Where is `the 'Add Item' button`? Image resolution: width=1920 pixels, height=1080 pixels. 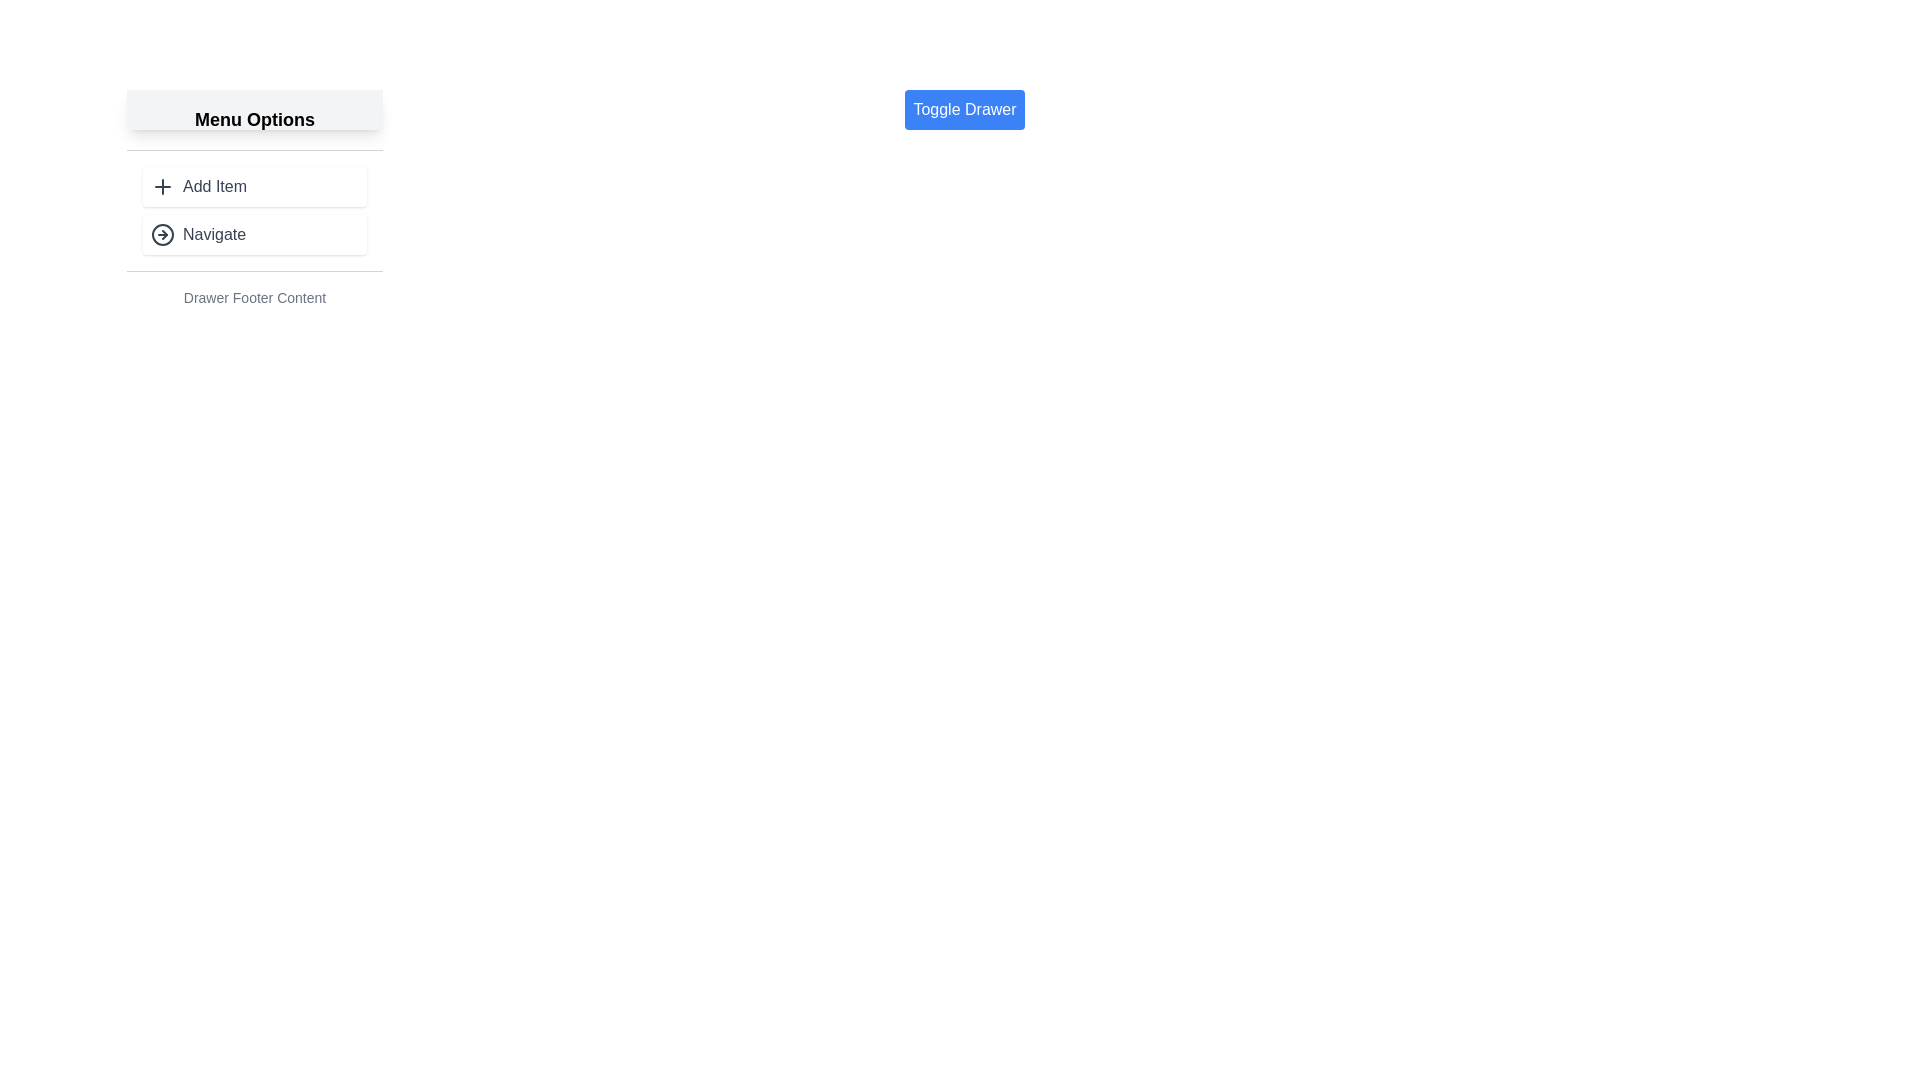 the 'Add Item' button is located at coordinates (253, 186).